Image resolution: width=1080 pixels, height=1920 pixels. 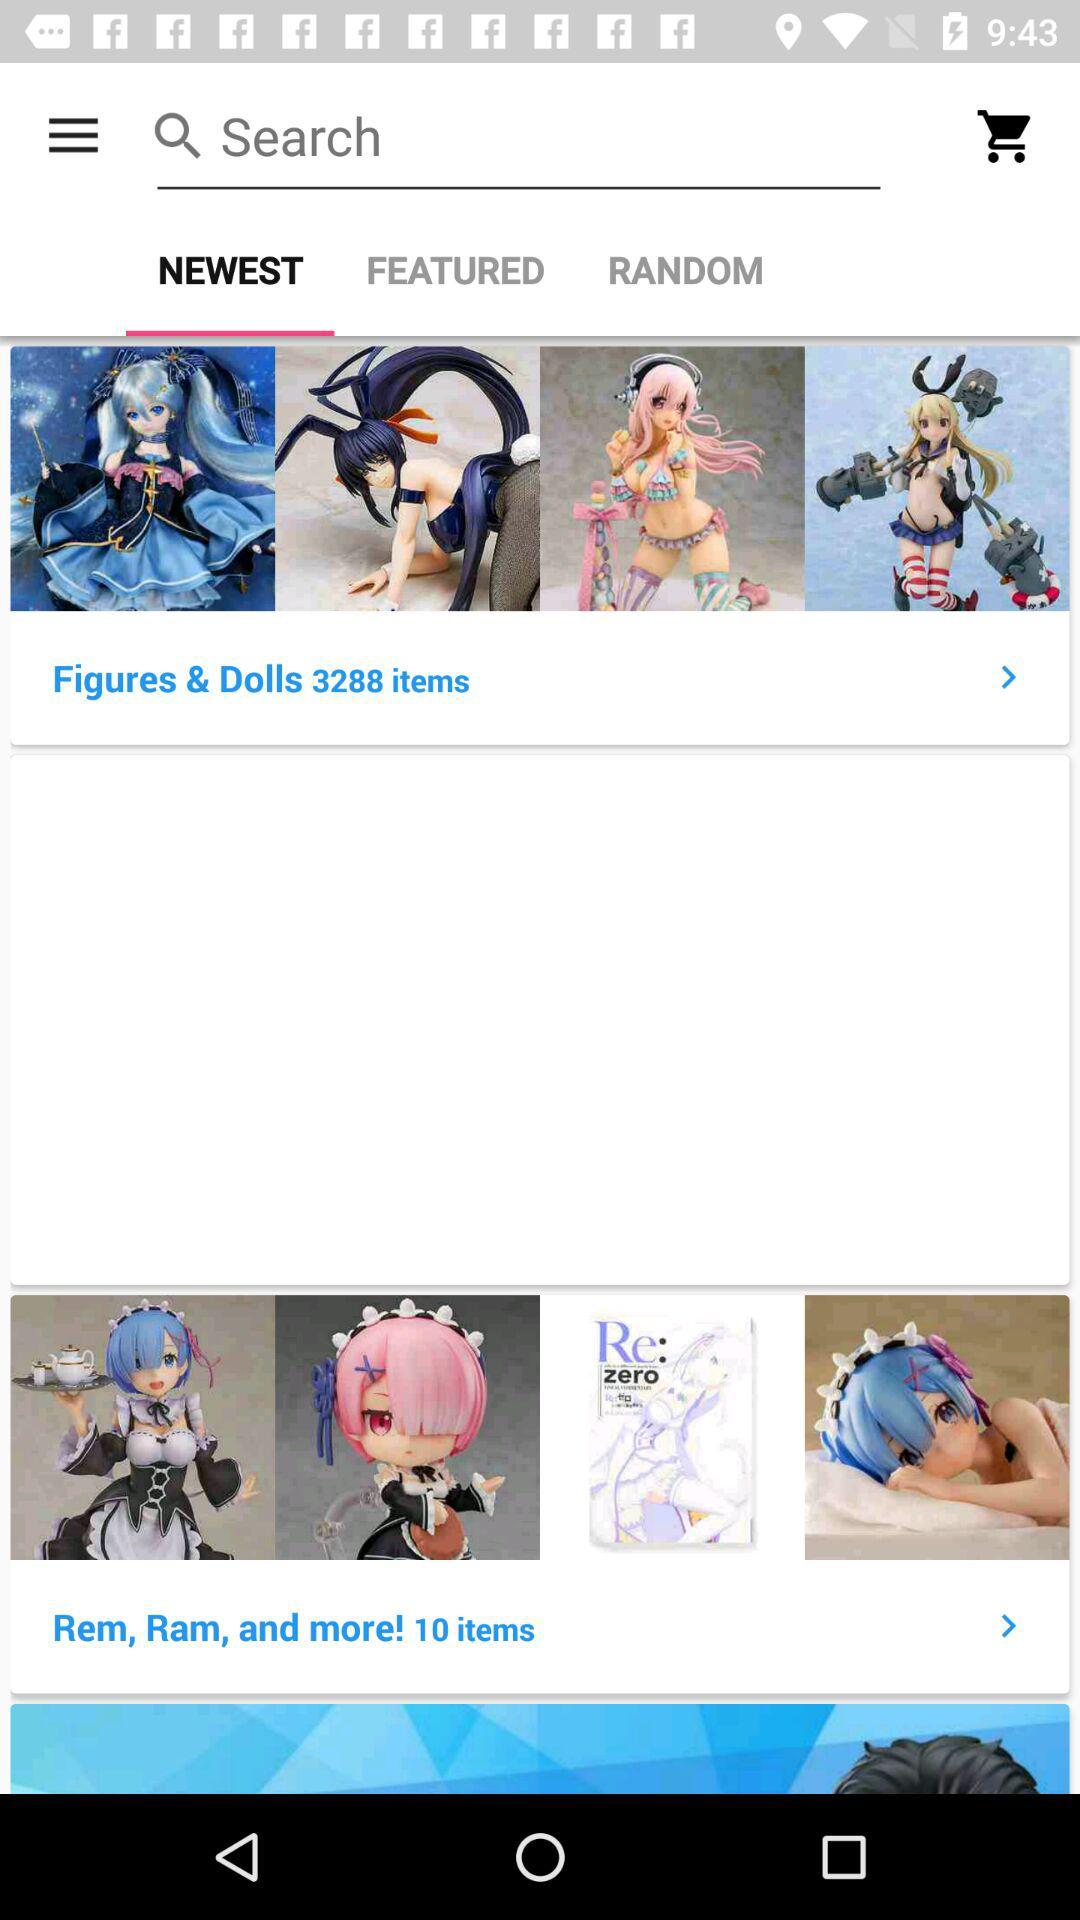 What do you see at coordinates (229, 269) in the screenshot?
I see `icon to the left of the featured item` at bounding box center [229, 269].